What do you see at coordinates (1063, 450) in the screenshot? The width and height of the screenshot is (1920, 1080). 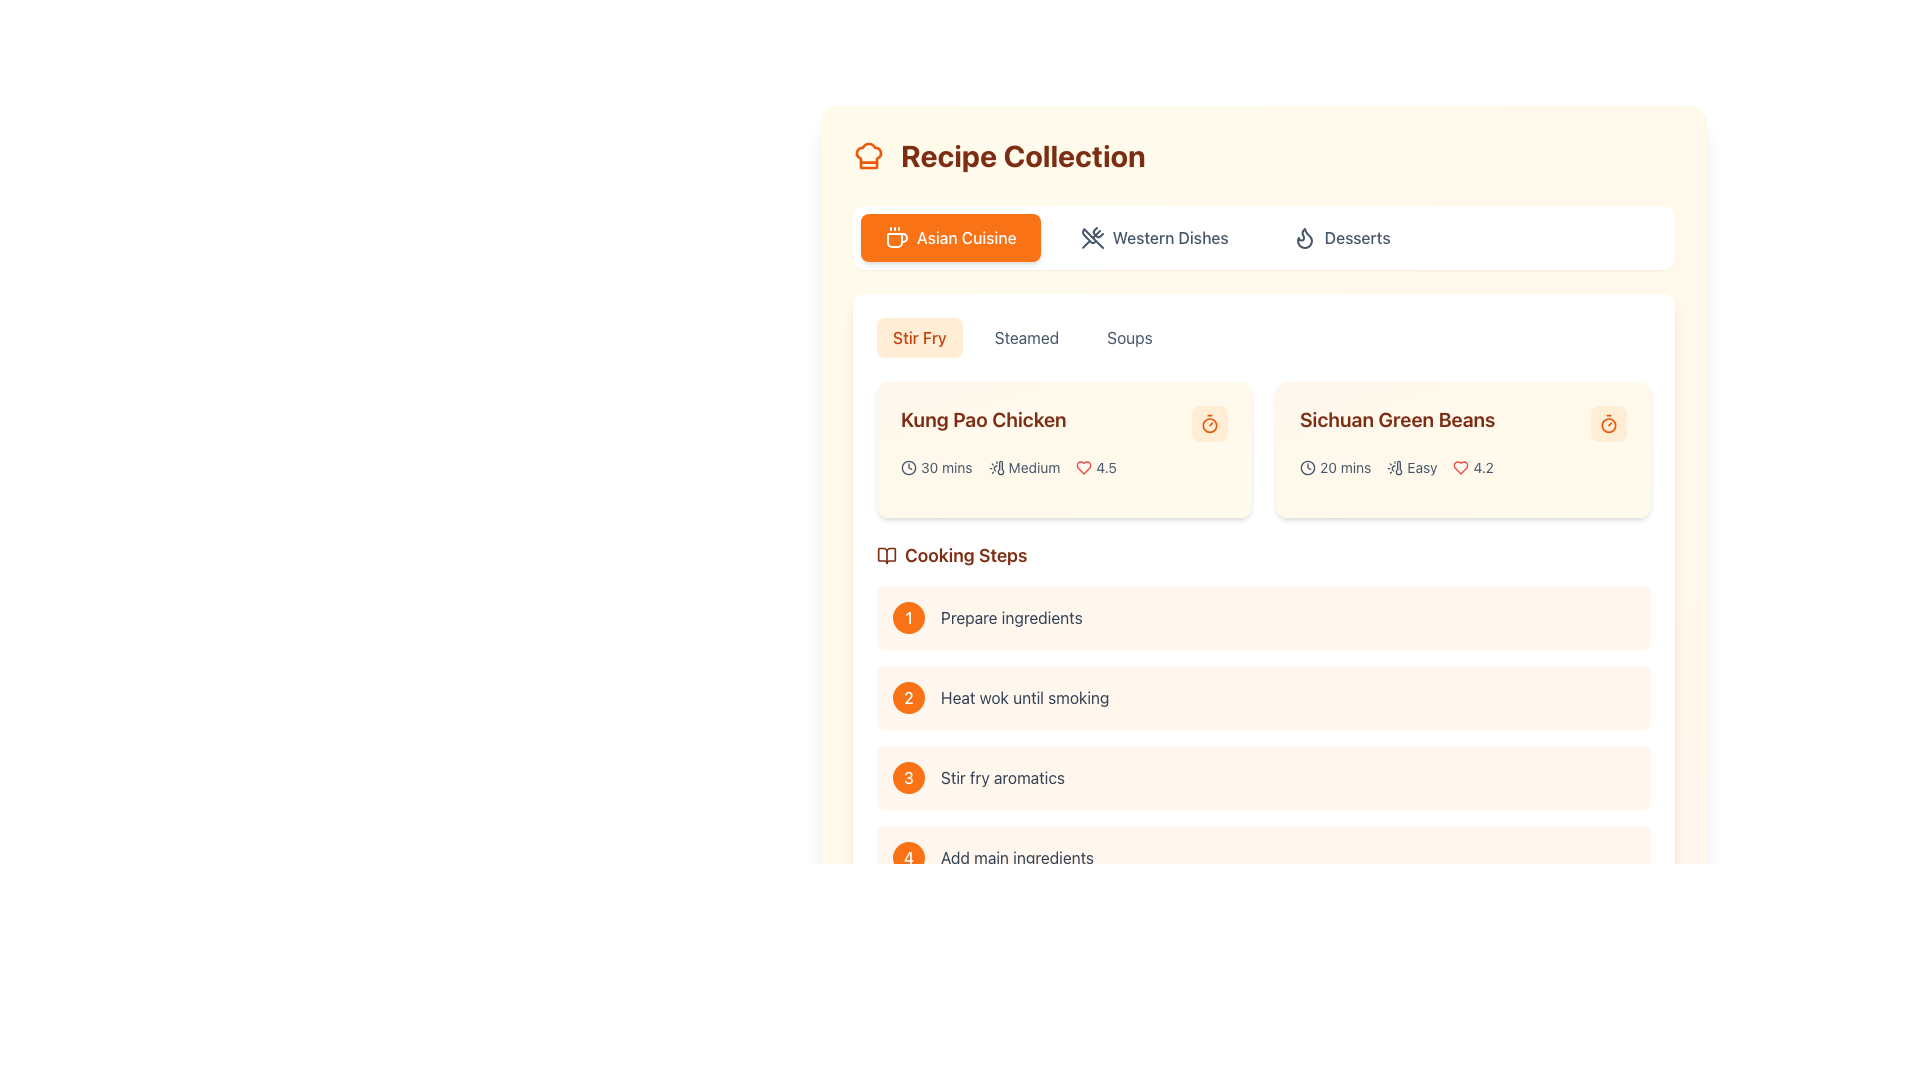 I see `the Kung Pao Chicken recipe card located at the top-left section of the two-column grid for more details` at bounding box center [1063, 450].